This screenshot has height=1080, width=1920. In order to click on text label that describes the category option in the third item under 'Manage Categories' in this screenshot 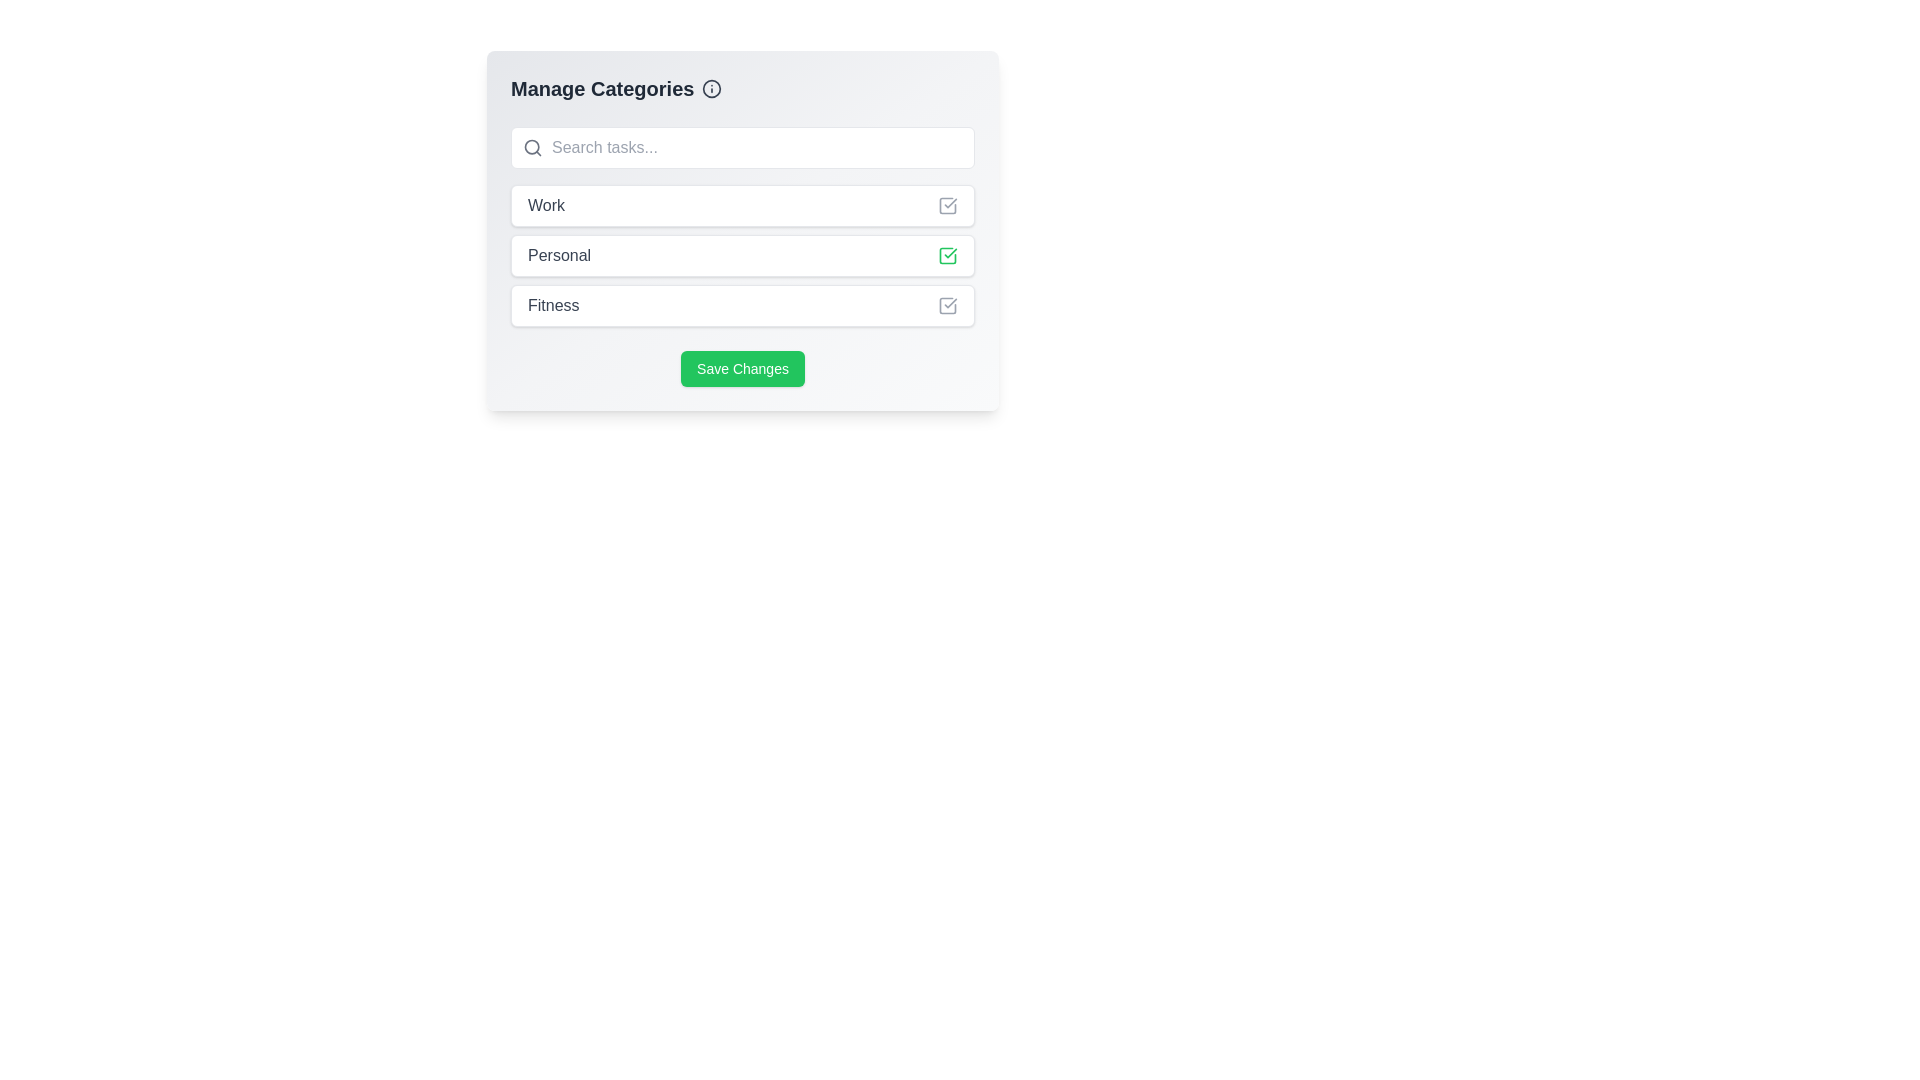, I will do `click(553, 305)`.